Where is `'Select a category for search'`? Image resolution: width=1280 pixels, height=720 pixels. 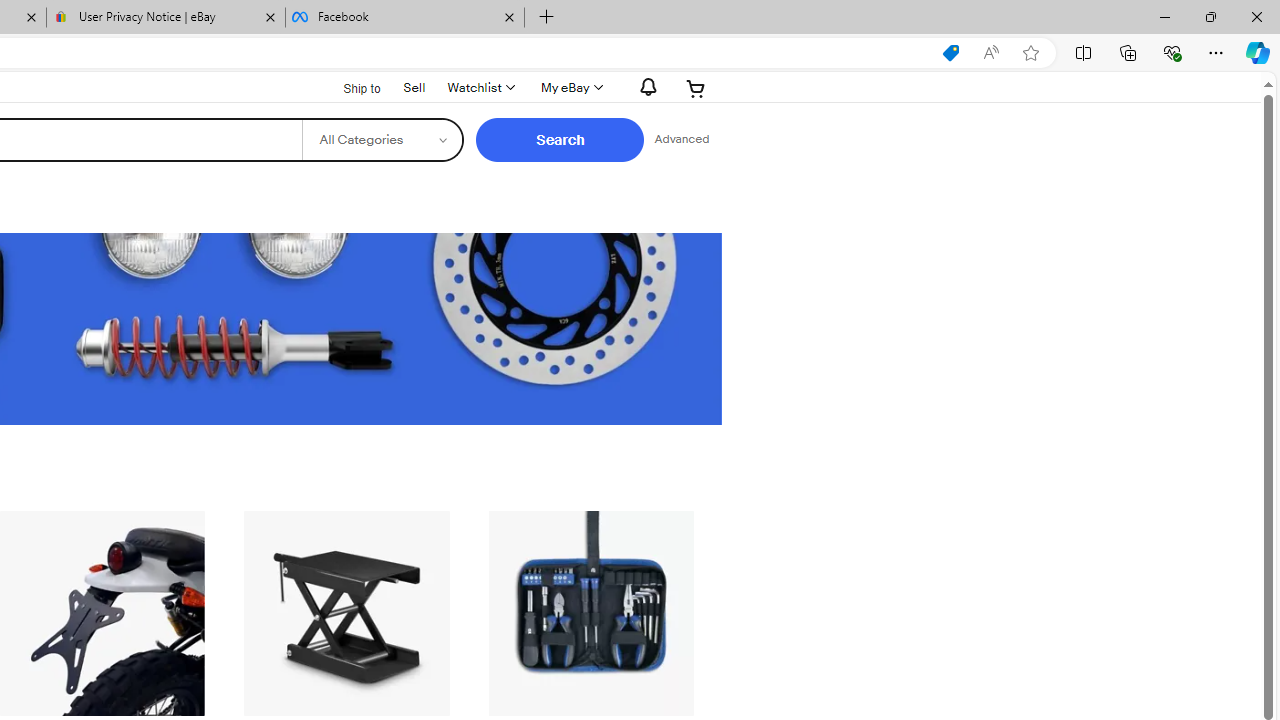
'Select a category for search' is located at coordinates (382, 139).